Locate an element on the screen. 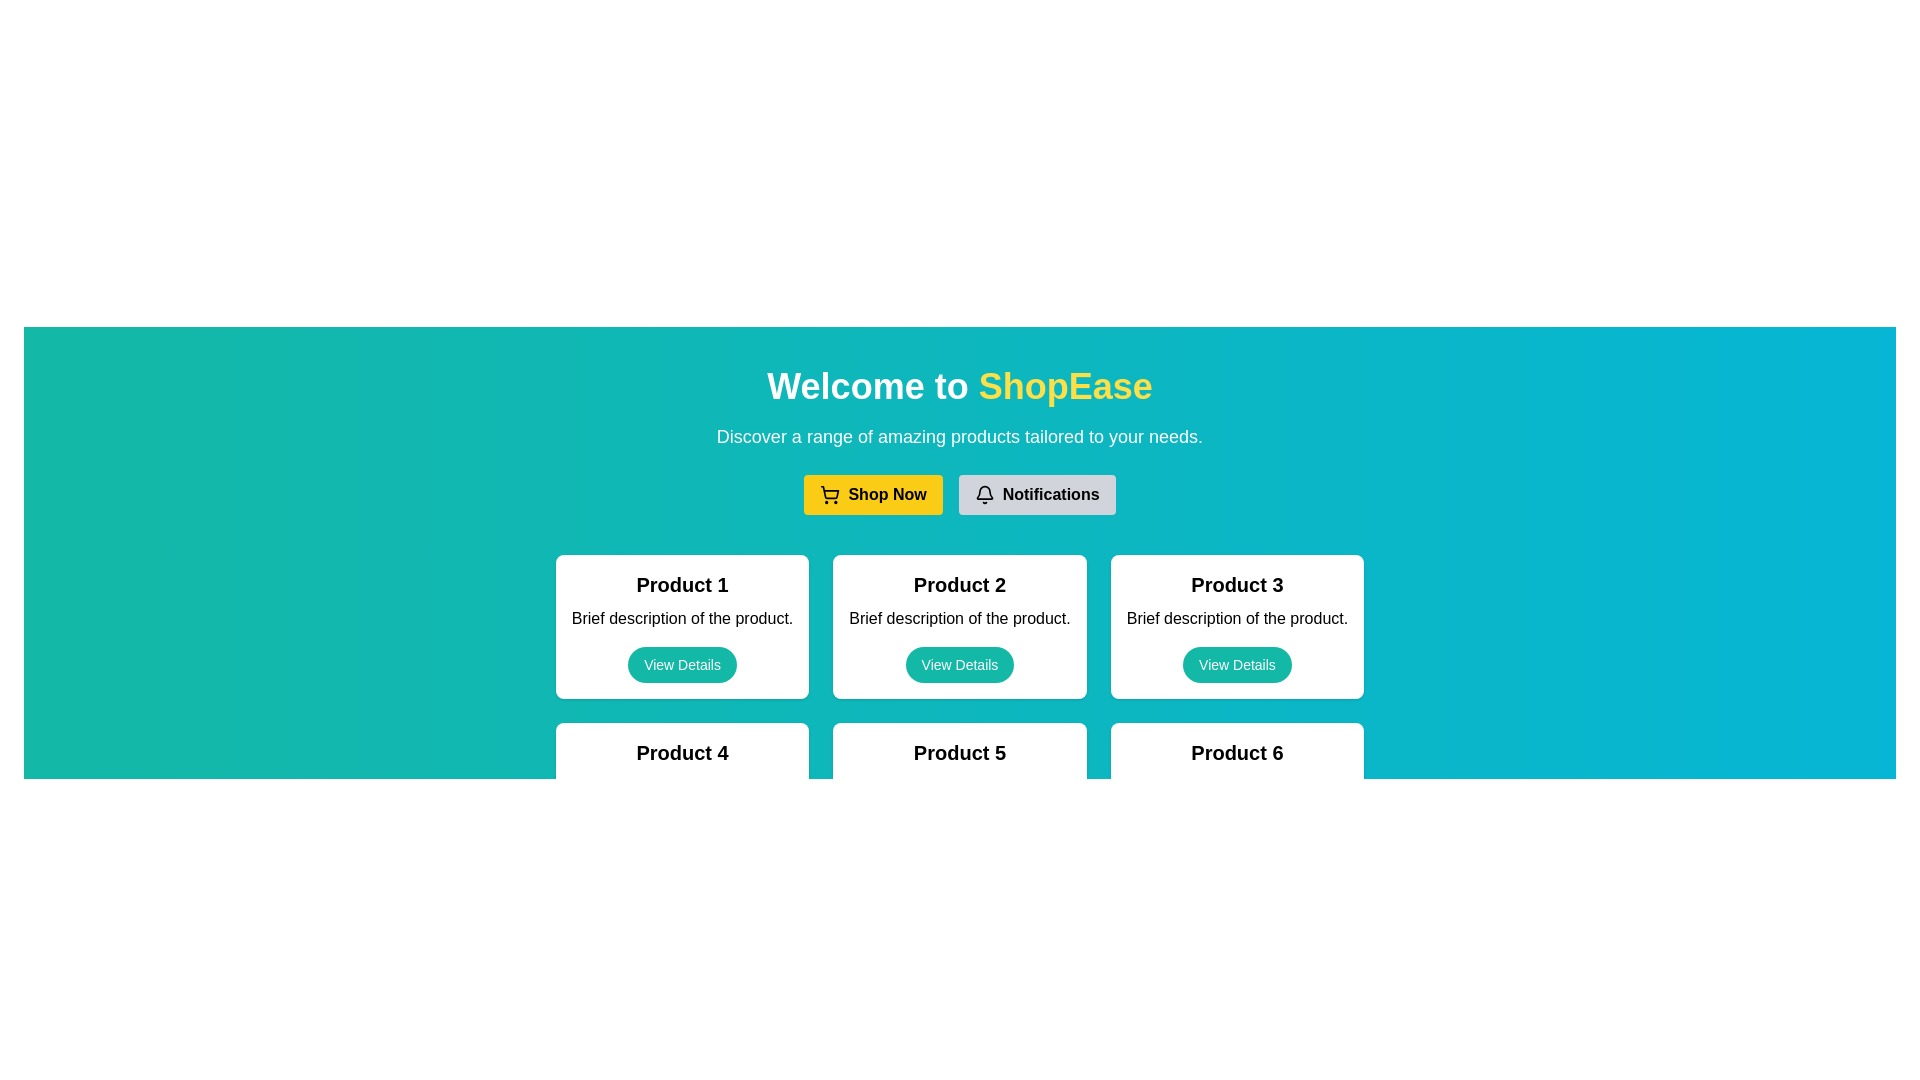 Image resolution: width=1920 pixels, height=1080 pixels. the 'Product 3' text label, which is displayed in bold and larger font at the top of a light-colored card with rounded corners, located third in a row of similar cards is located at coordinates (1236, 585).